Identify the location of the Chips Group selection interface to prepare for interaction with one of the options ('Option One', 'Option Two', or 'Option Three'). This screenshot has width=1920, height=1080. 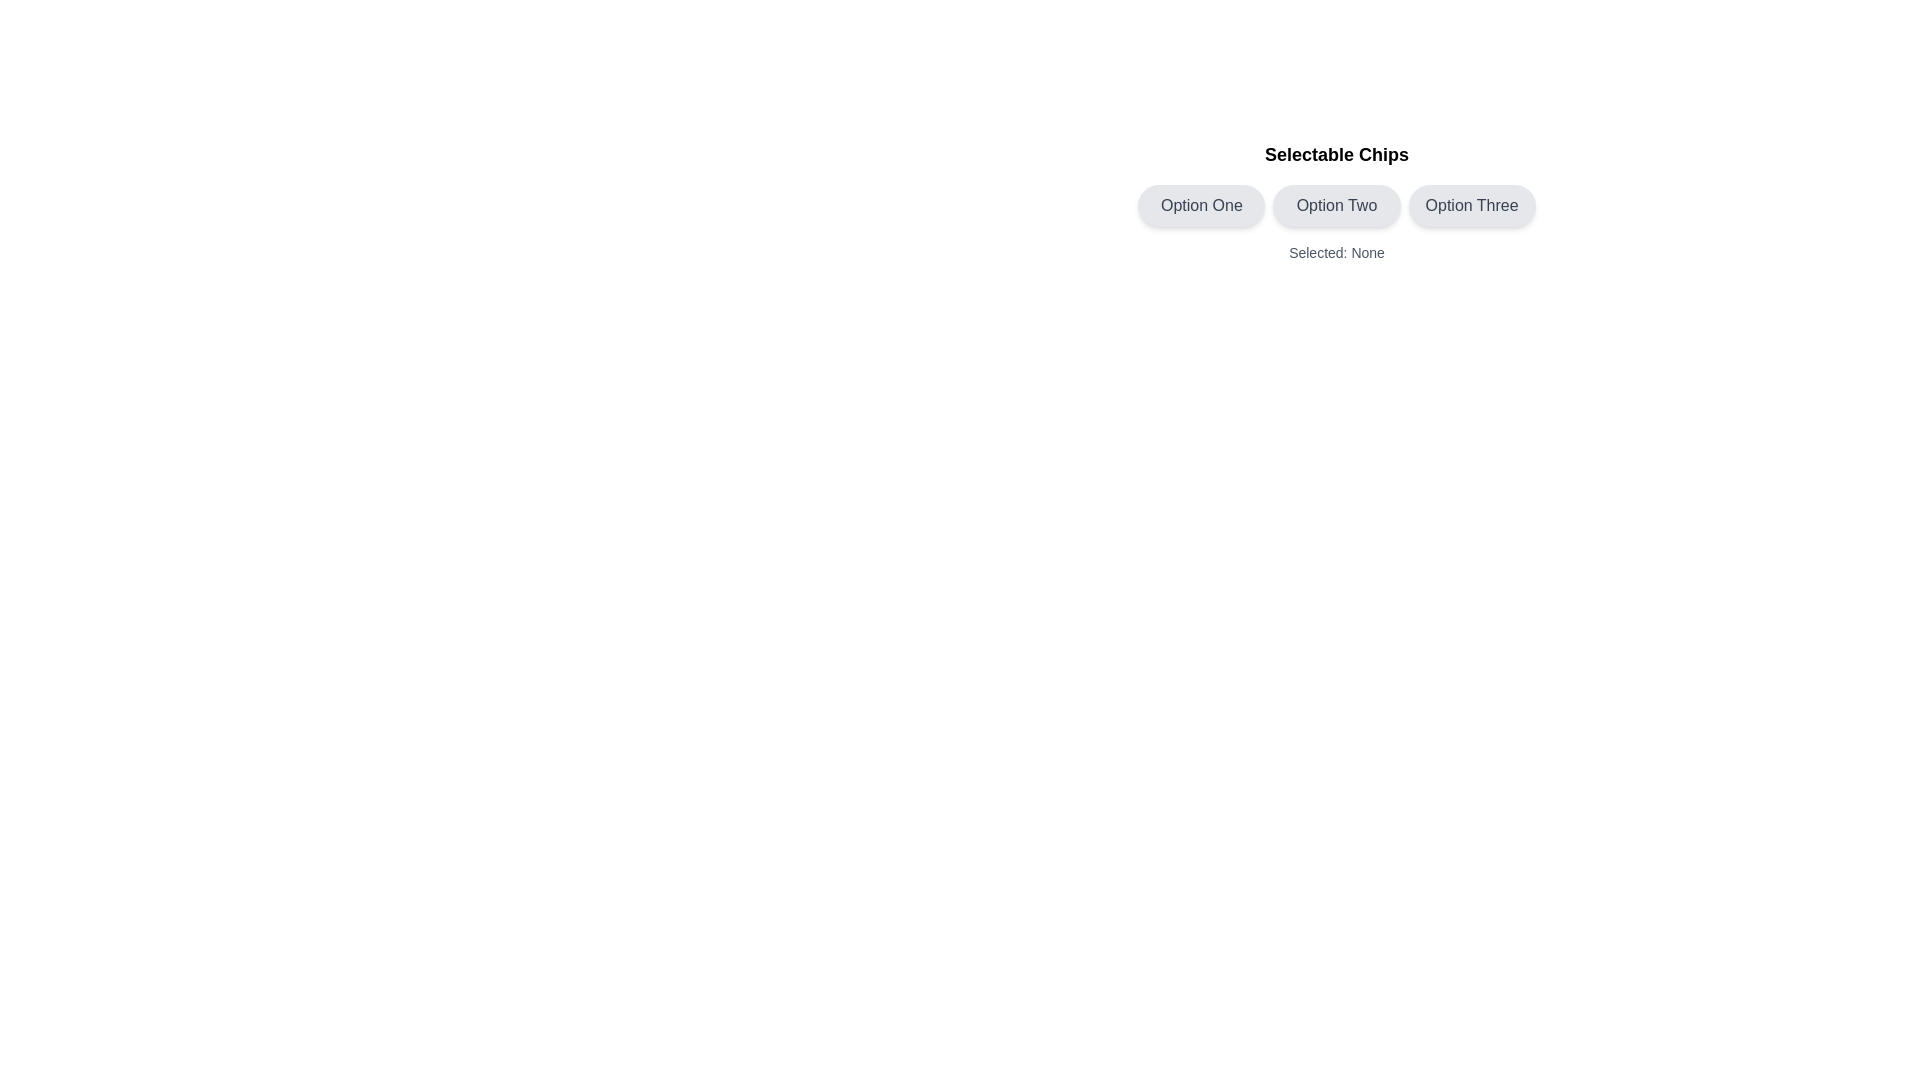
(1337, 205).